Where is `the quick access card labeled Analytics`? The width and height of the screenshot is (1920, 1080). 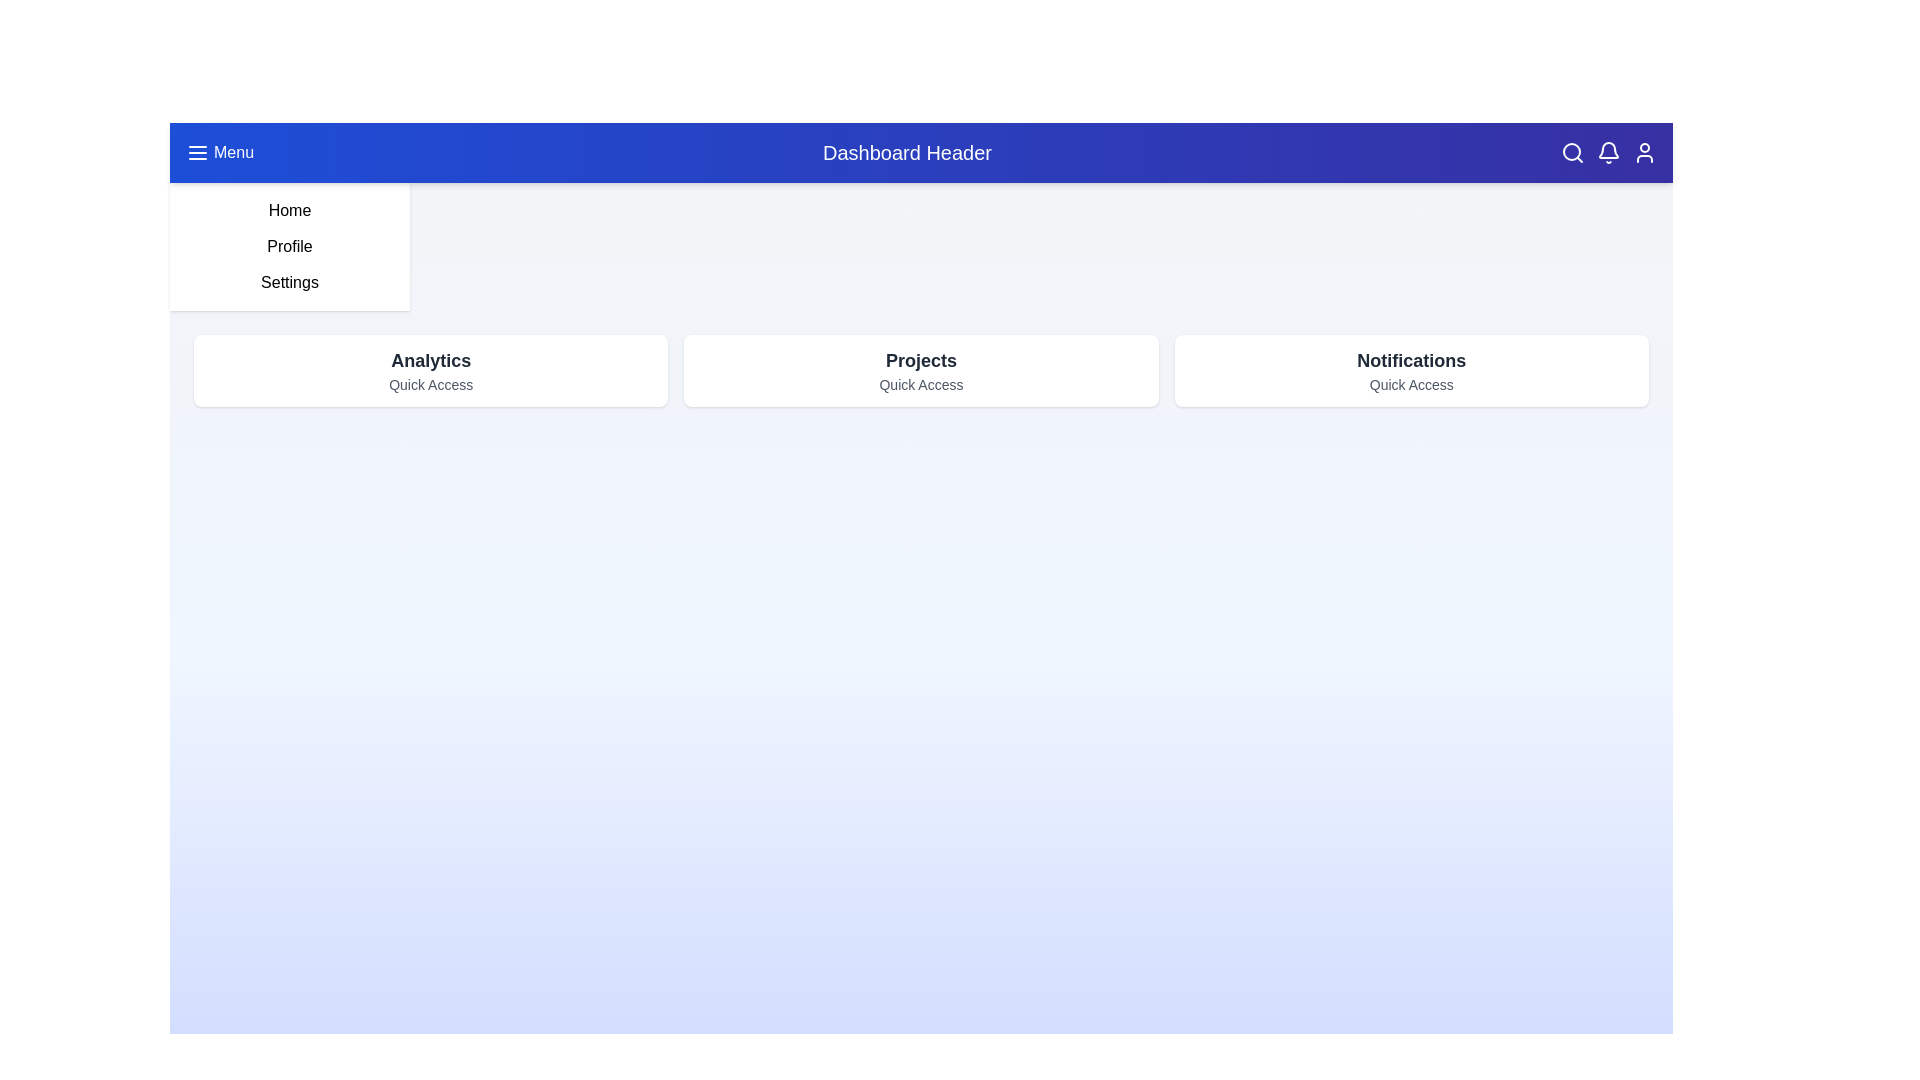 the quick access card labeled Analytics is located at coordinates (430, 370).